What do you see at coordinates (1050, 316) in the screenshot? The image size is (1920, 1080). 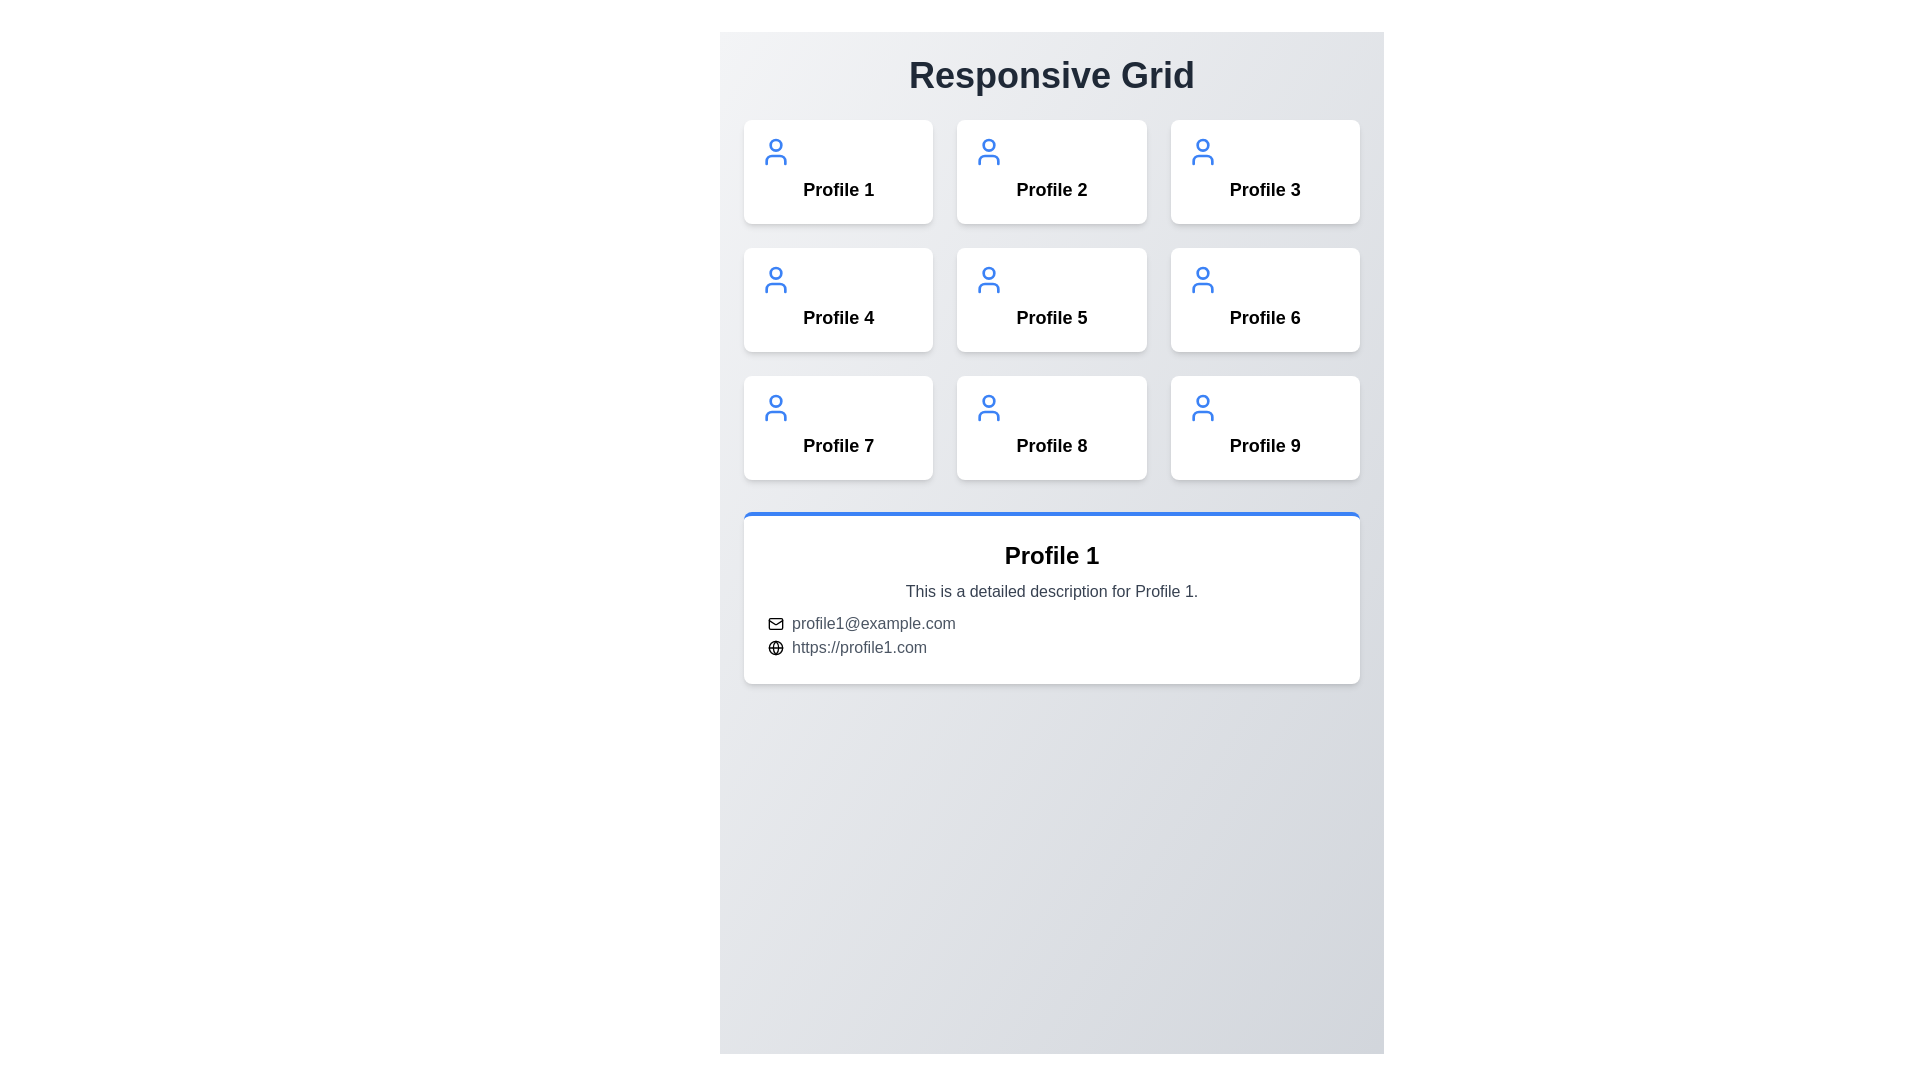 I see `text of the Text Label located at the center of the second row in the grid layout, which identifies the corresponding profile for the fifth item overall` at bounding box center [1050, 316].